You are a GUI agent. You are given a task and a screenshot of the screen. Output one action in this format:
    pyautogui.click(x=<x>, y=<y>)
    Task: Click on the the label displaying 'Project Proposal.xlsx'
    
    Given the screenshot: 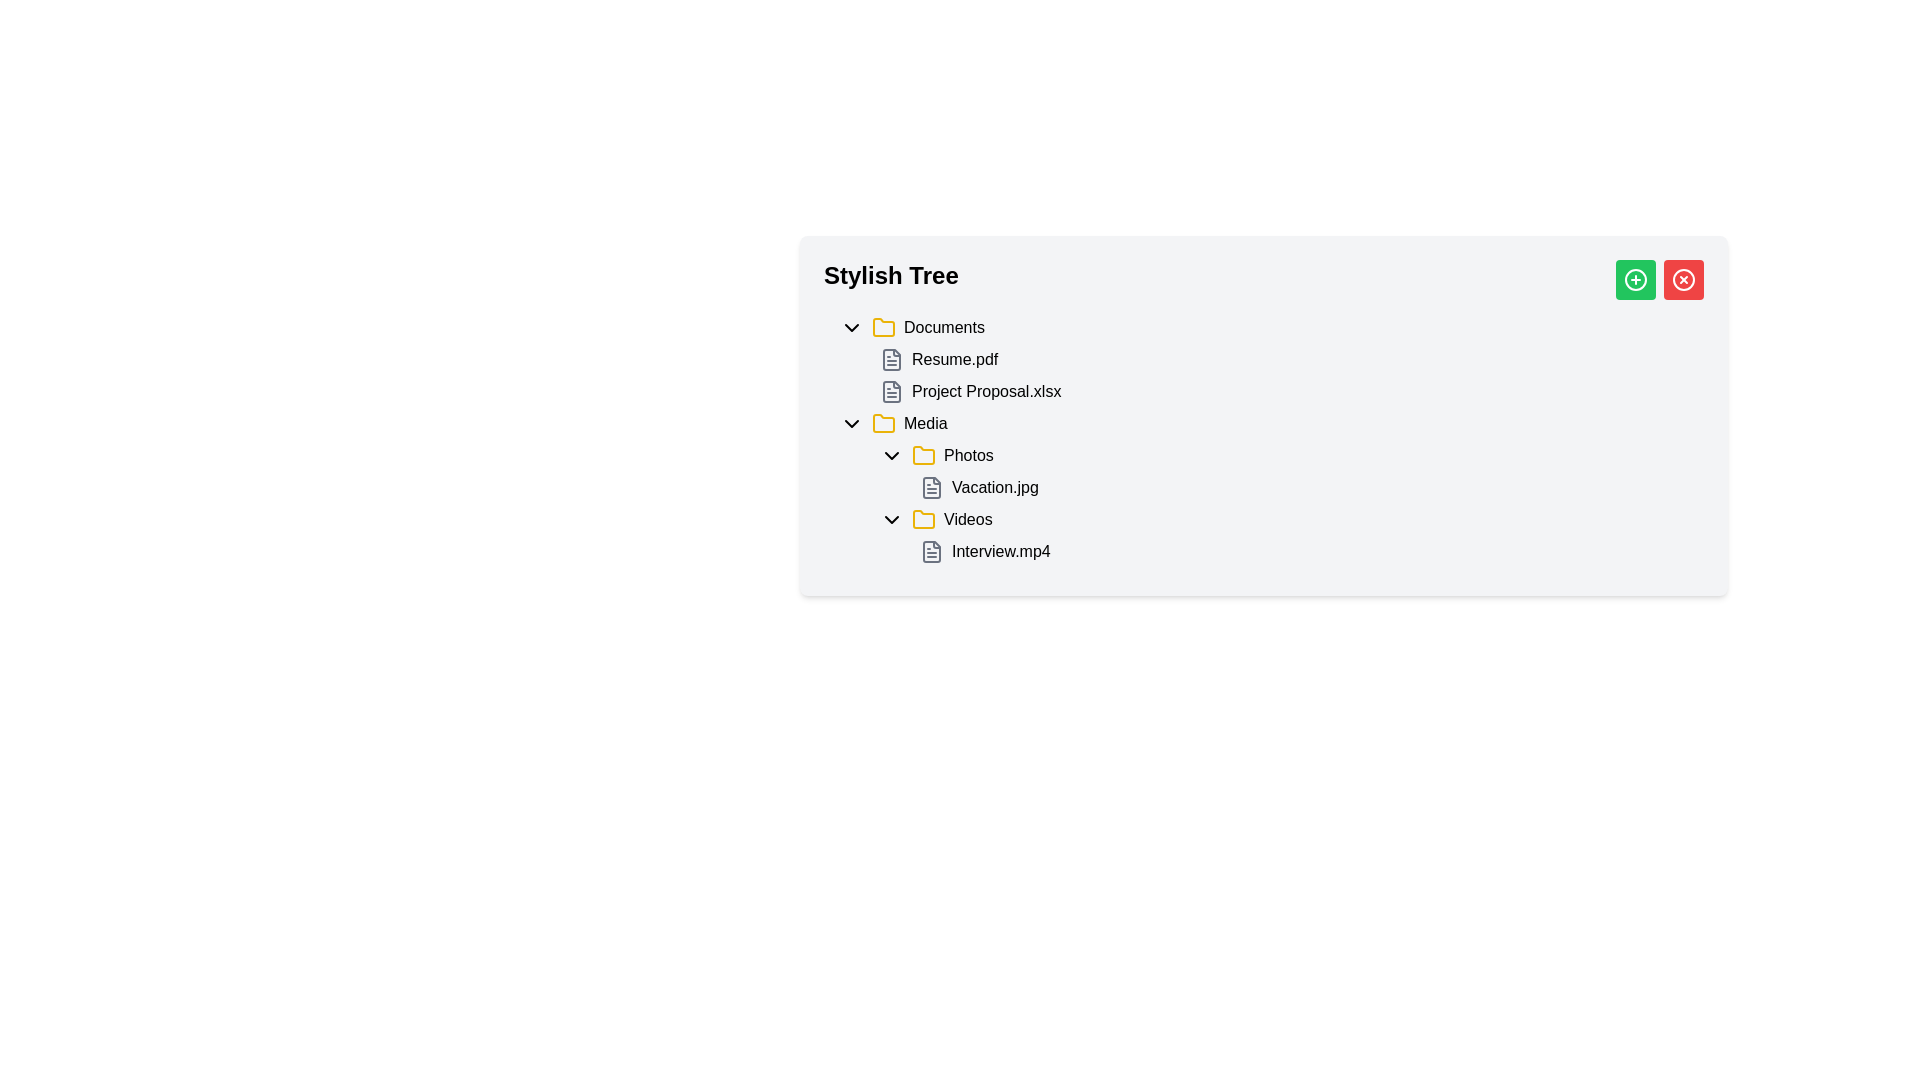 What is the action you would take?
    pyautogui.click(x=986, y=392)
    